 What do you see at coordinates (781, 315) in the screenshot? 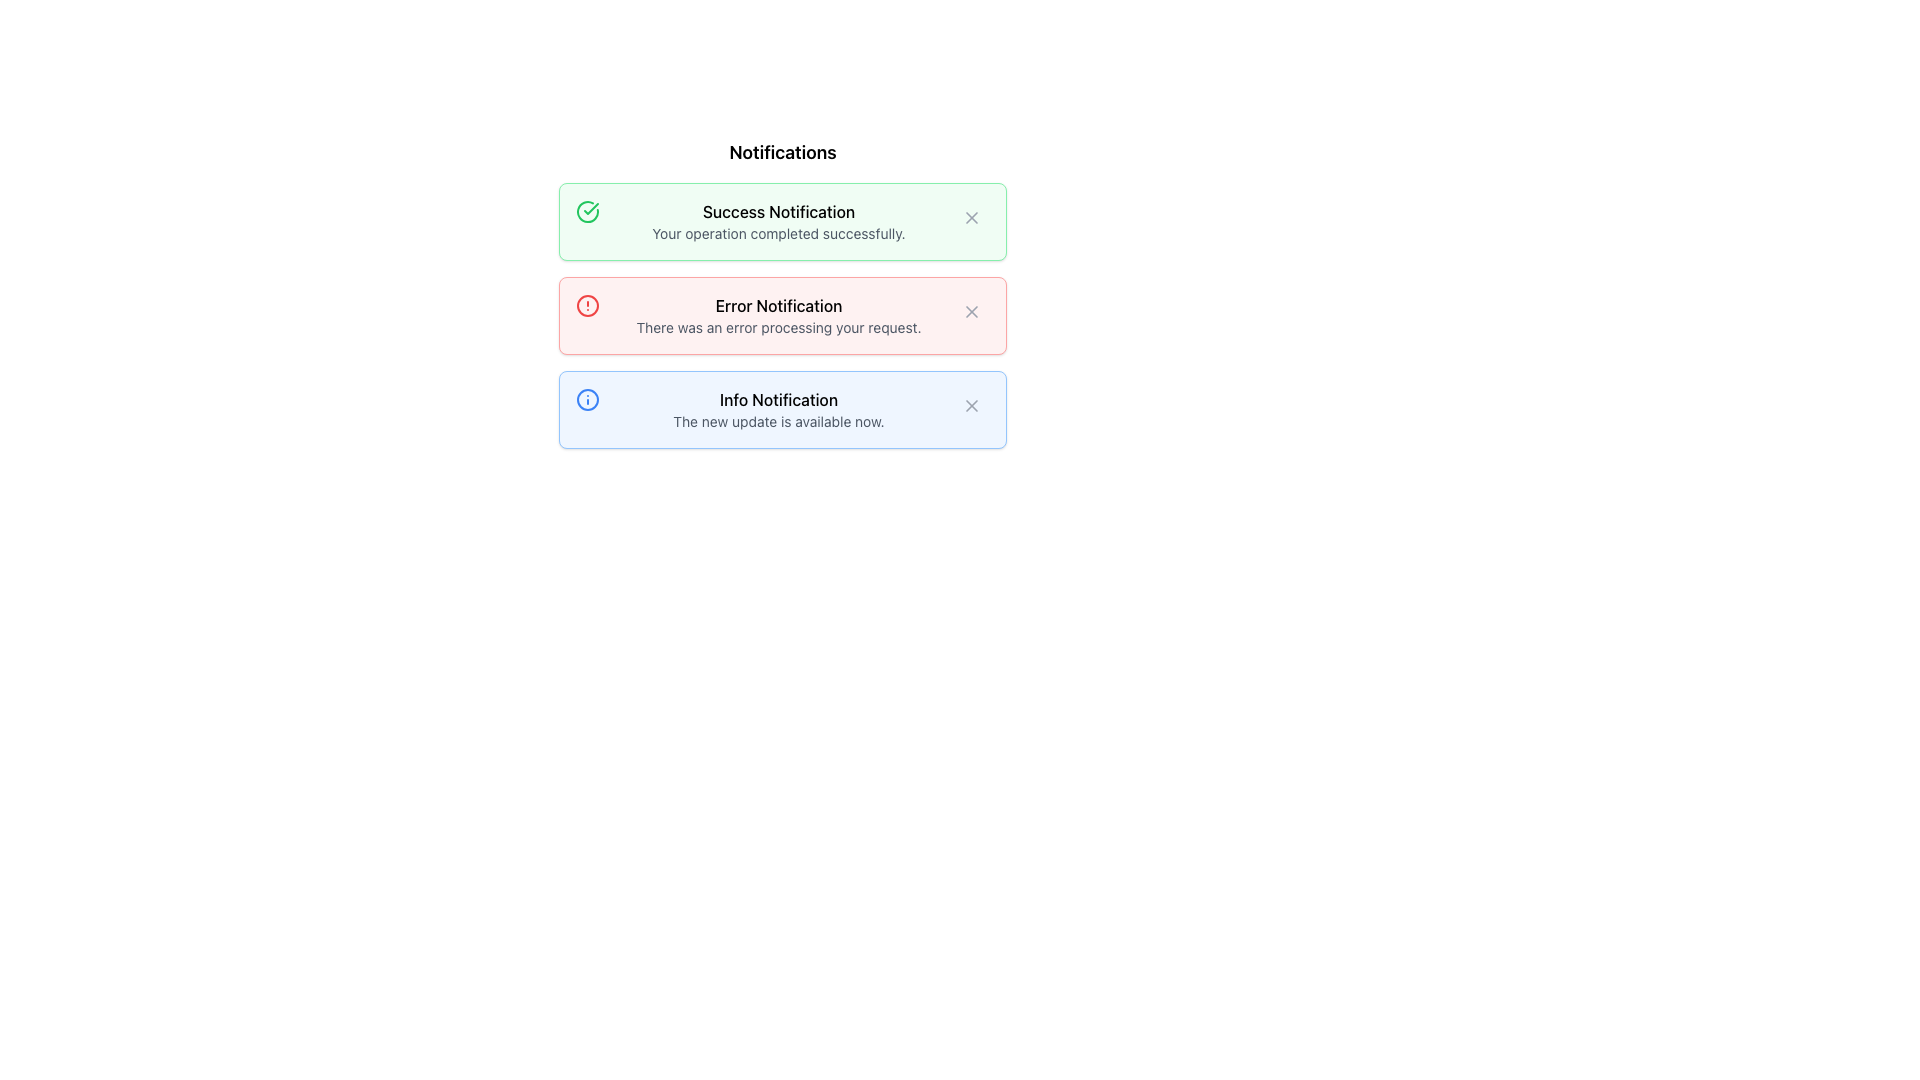
I see `the Notification card that displays an error message, located in the center of the group of notifications, specifically the second item vertically` at bounding box center [781, 315].